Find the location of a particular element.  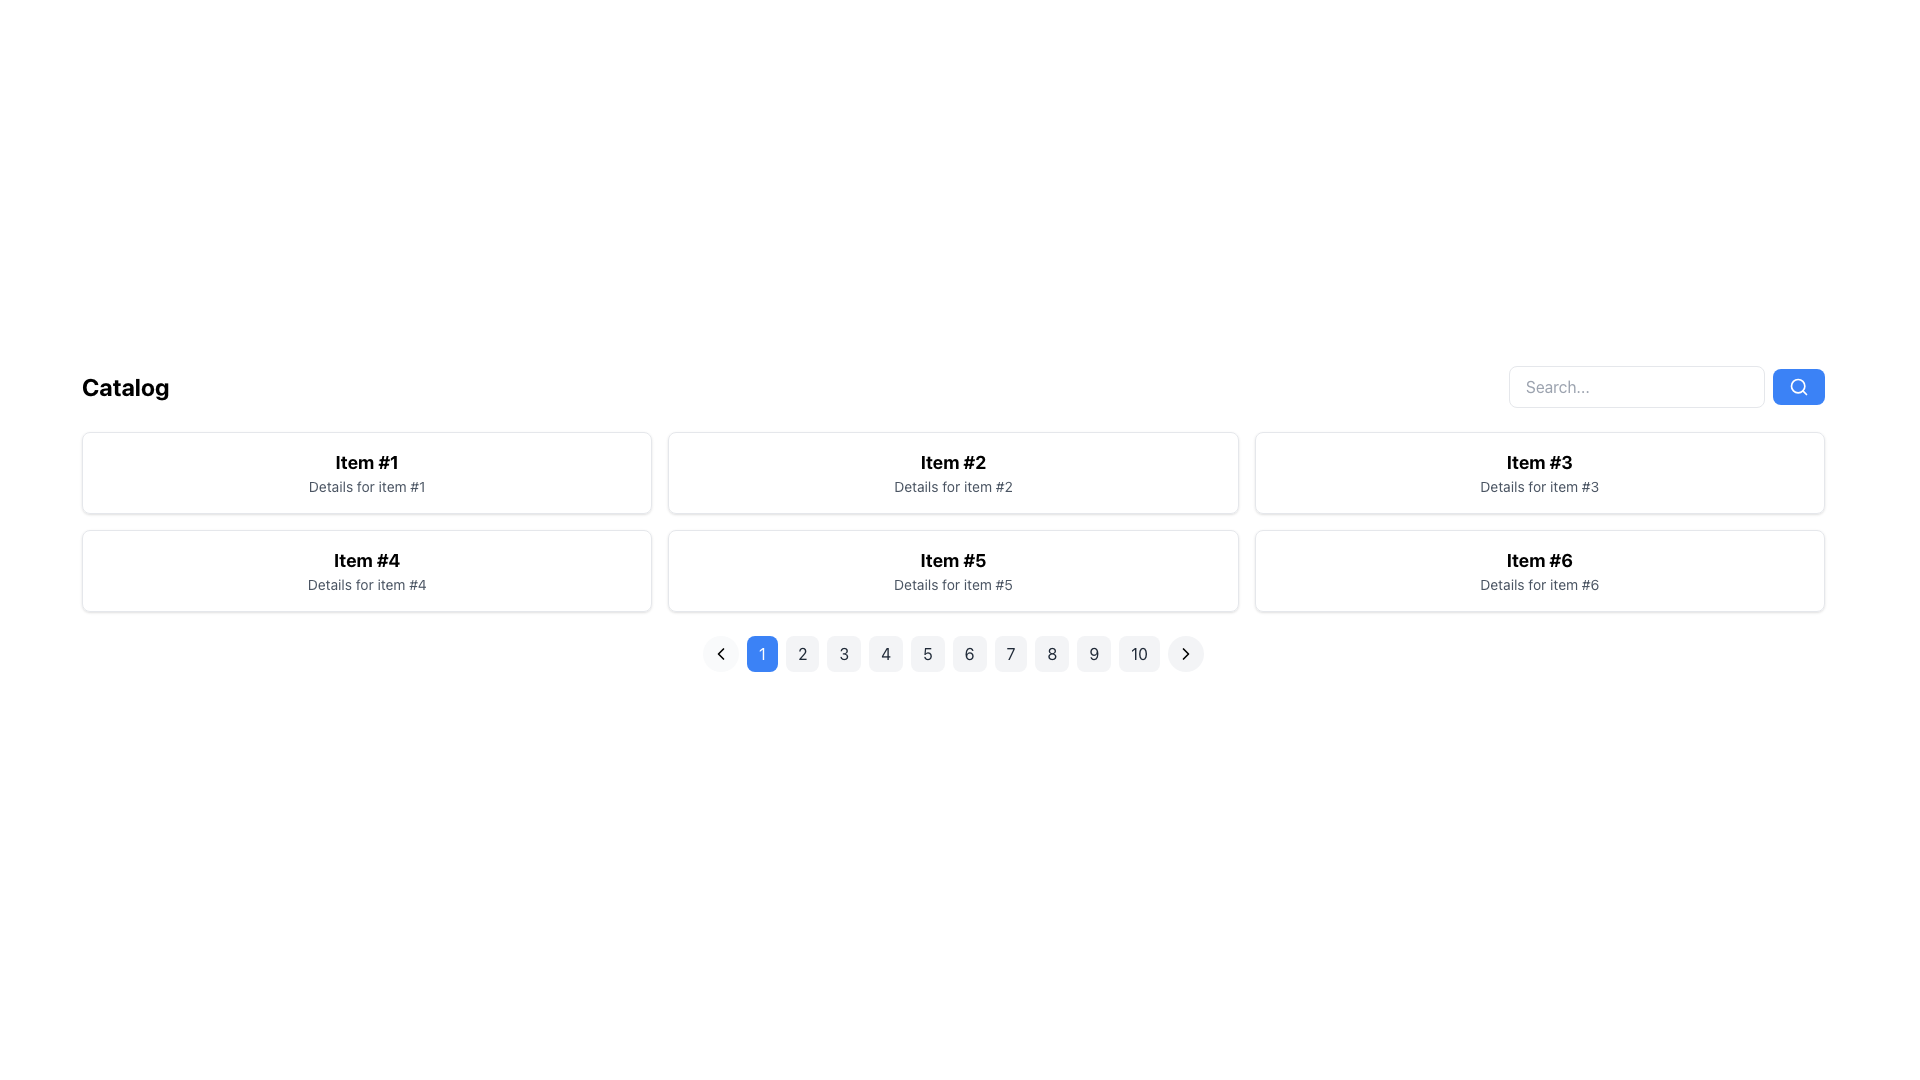

the button labeled '6' in the pagination bar is located at coordinates (952, 654).